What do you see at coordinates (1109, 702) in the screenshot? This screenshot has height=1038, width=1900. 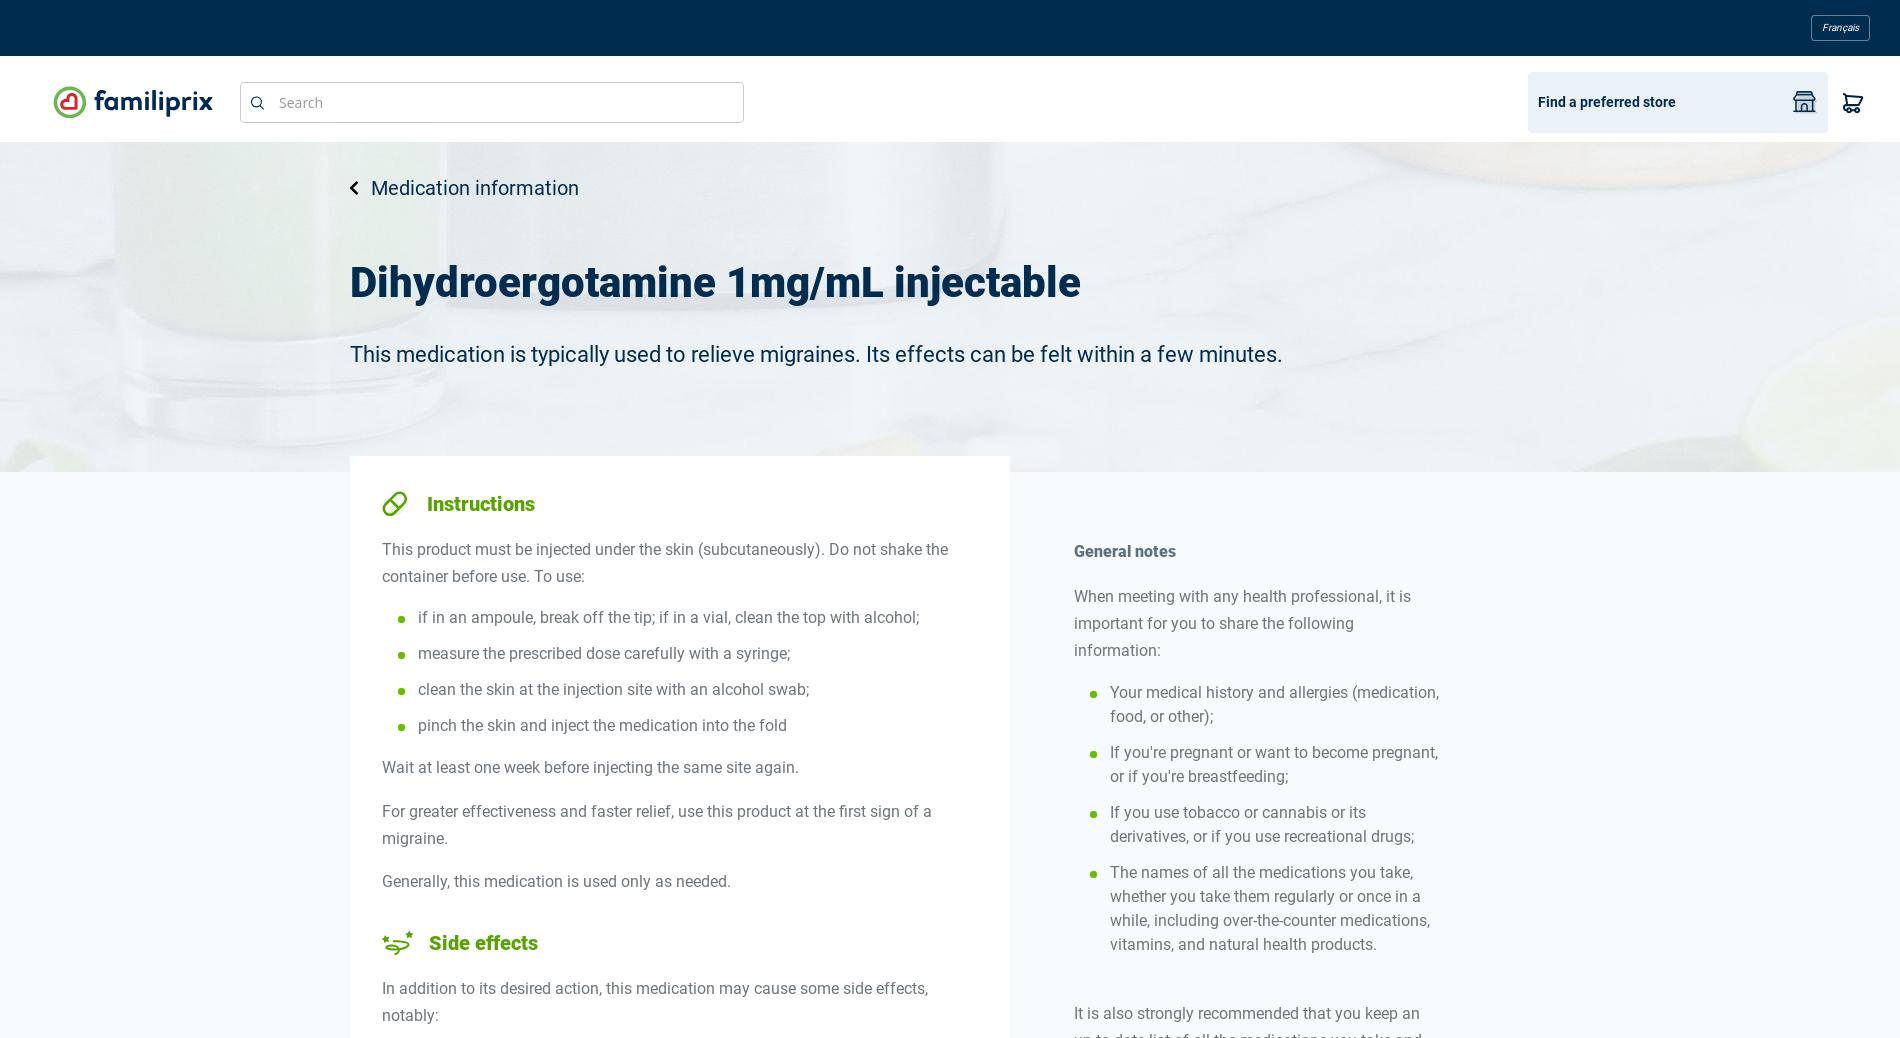 I see `'Your medical history and allergies (medication, food, or other);'` at bounding box center [1109, 702].